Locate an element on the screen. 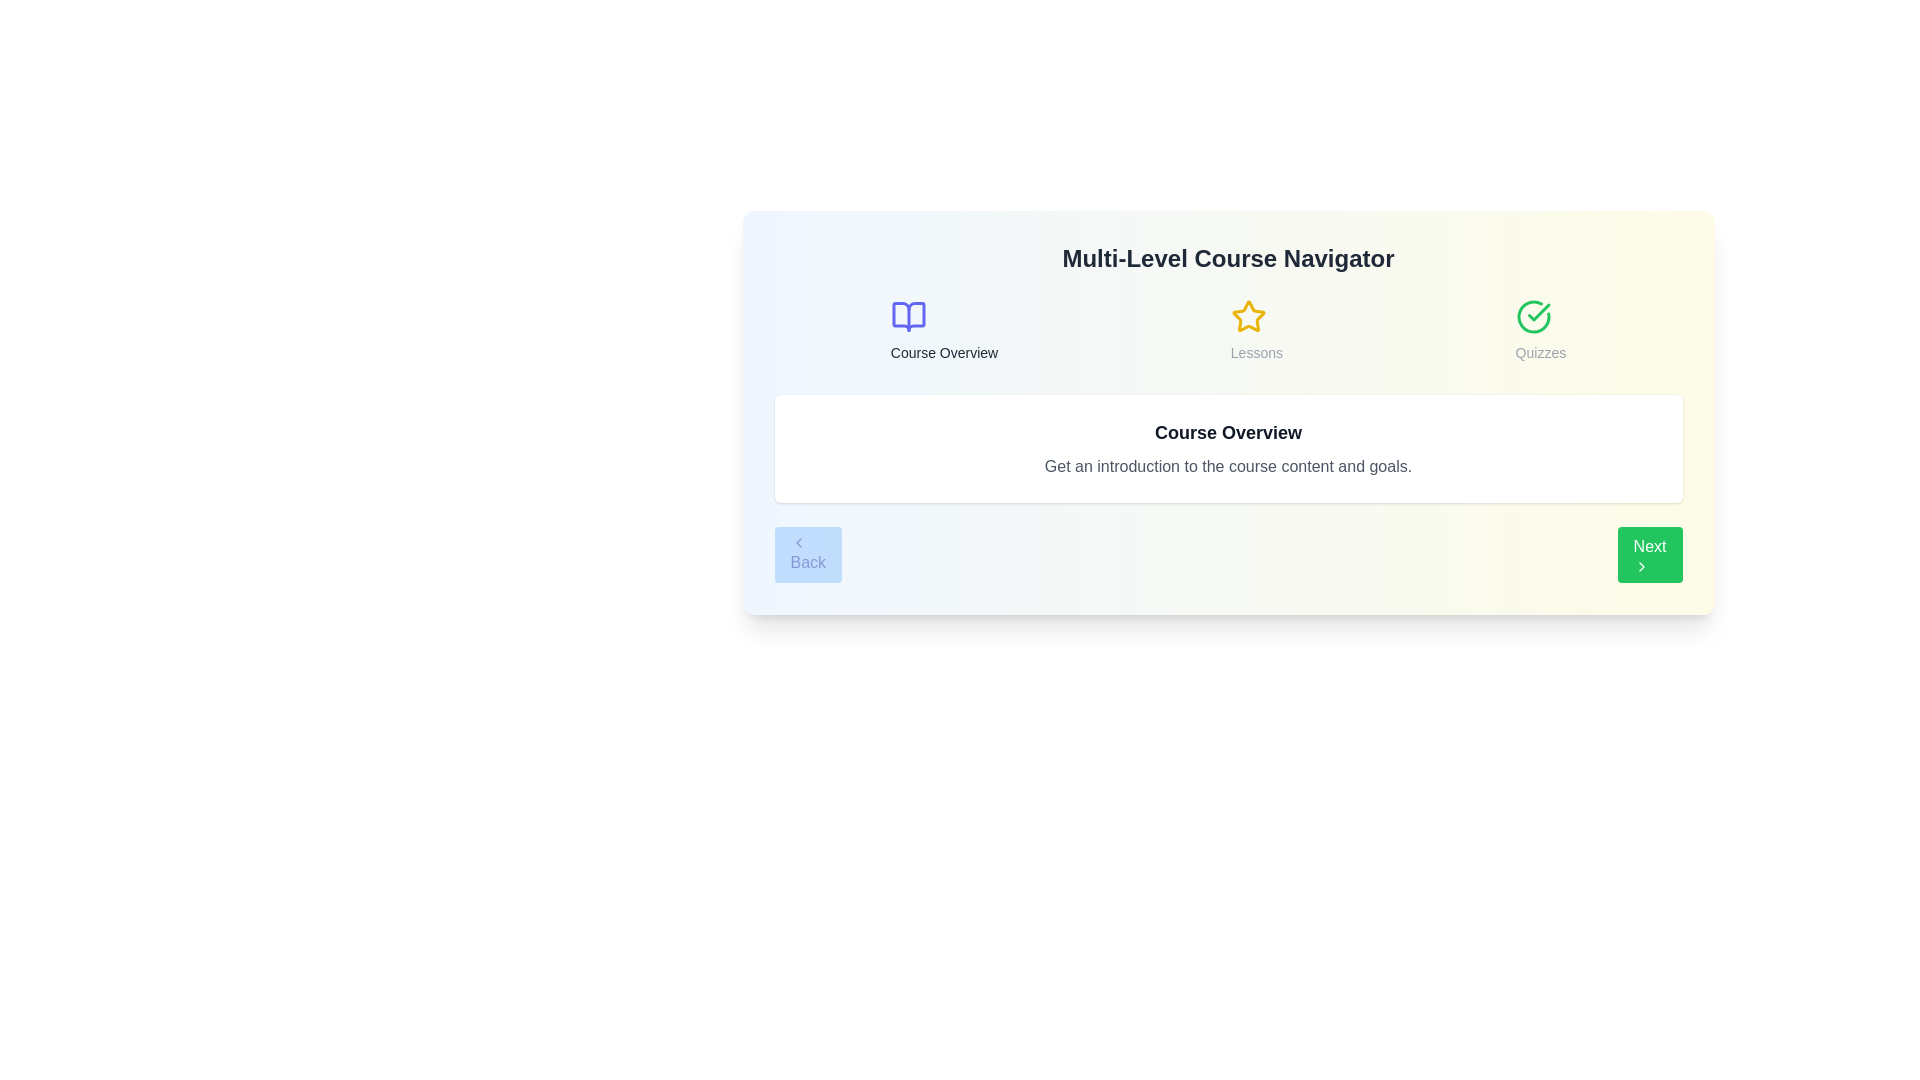  the course icon for Quizzes is located at coordinates (1532, 315).